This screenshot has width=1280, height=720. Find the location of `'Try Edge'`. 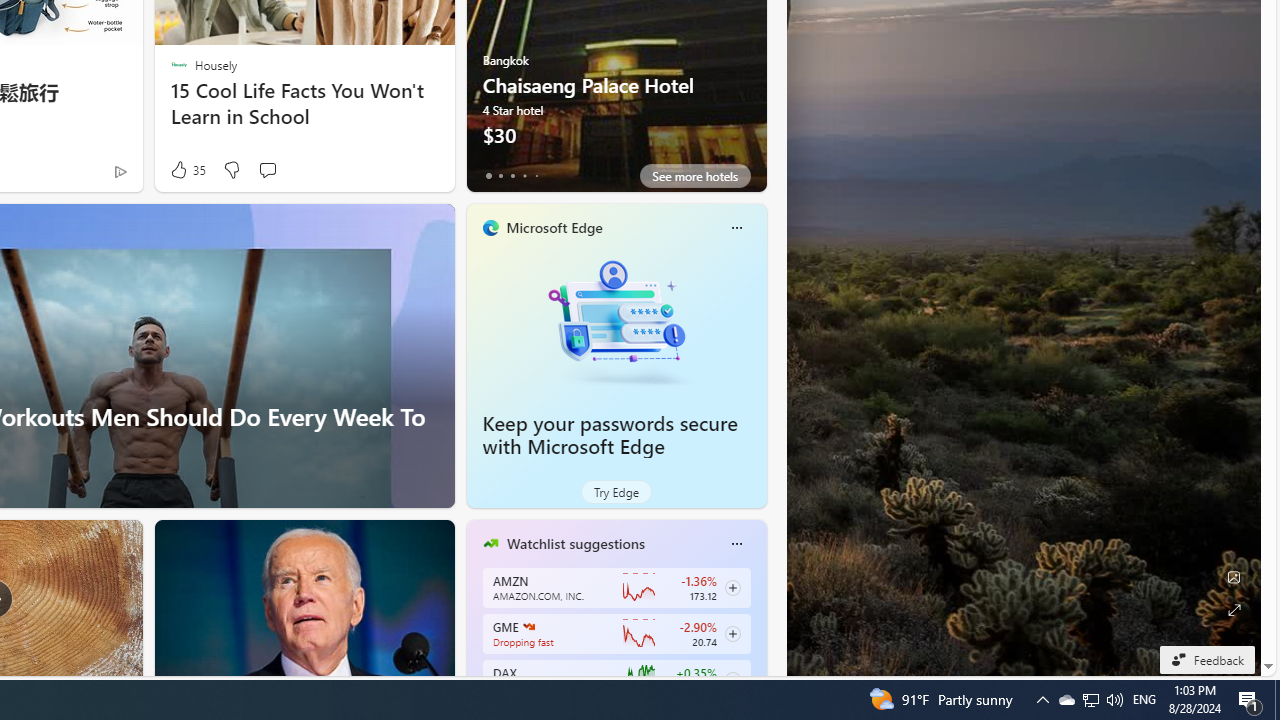

'Try Edge' is located at coordinates (615, 492).